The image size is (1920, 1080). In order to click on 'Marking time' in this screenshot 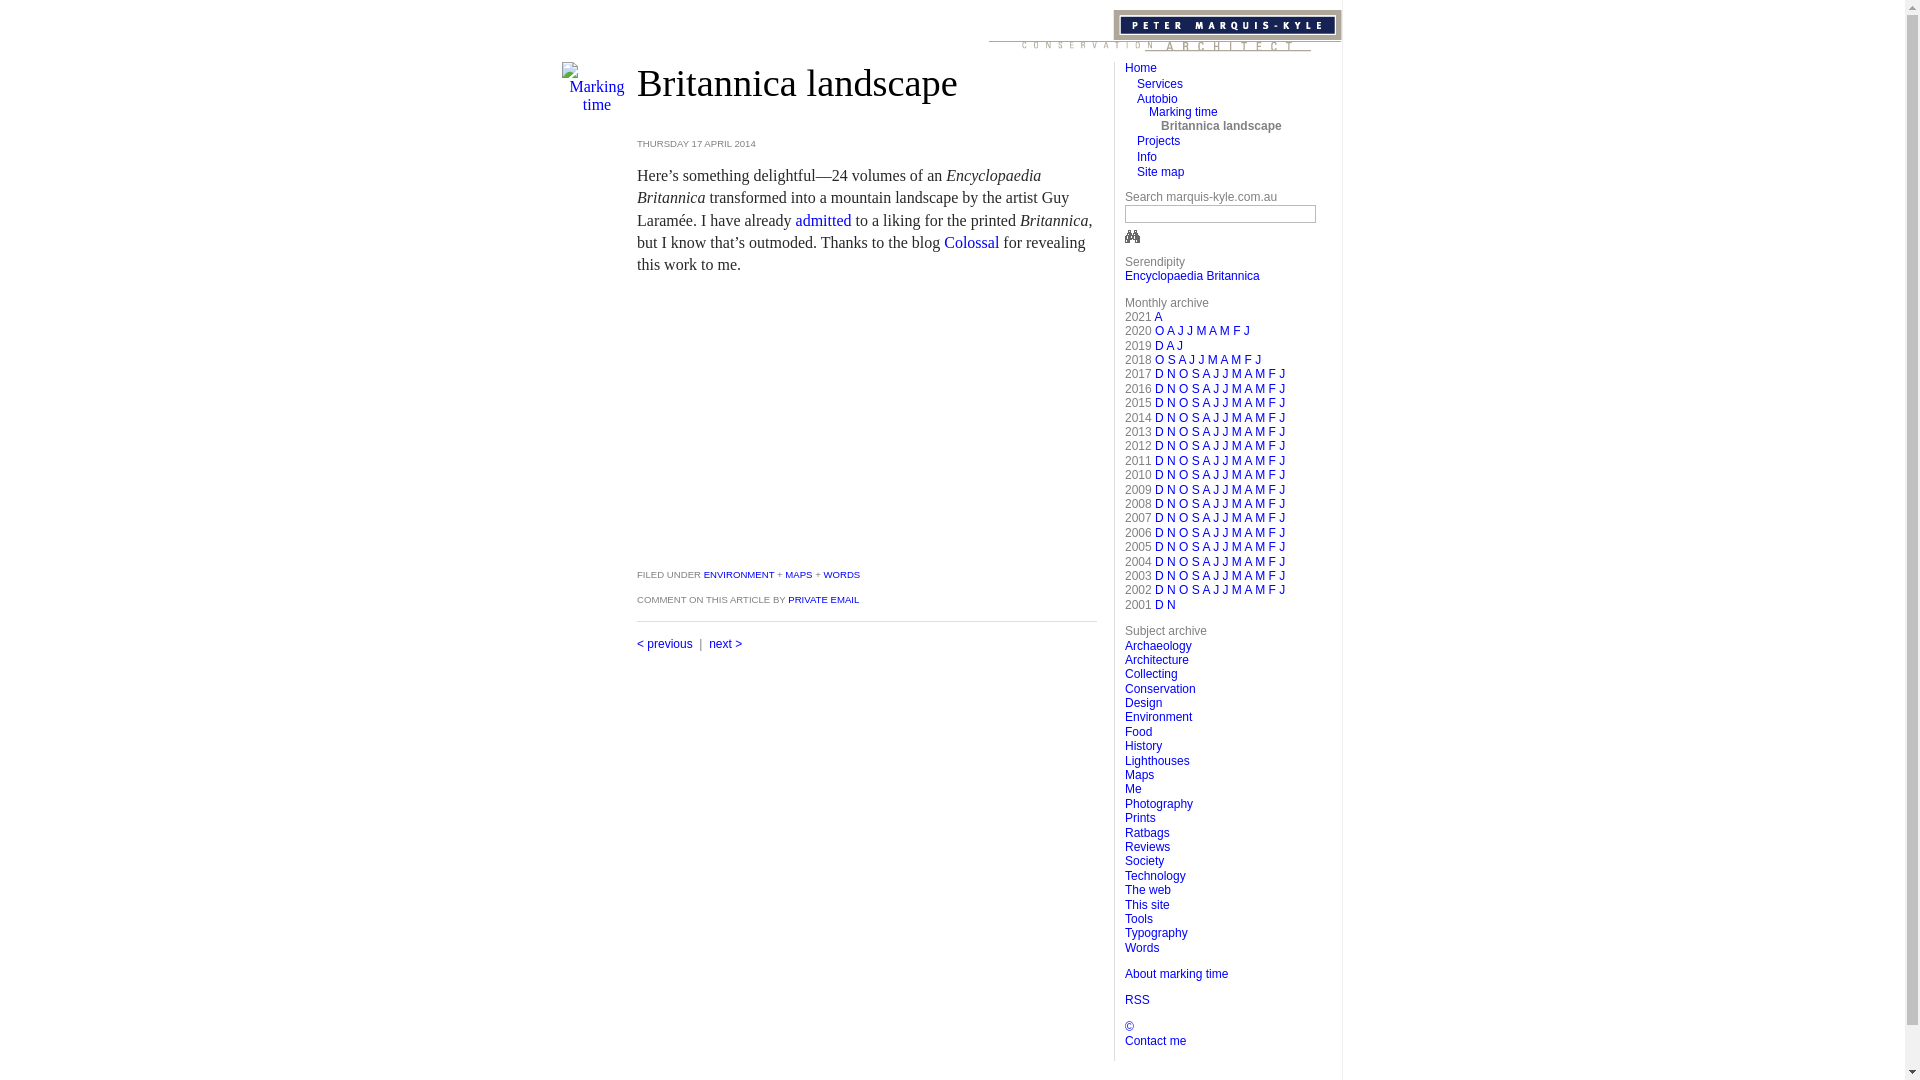, I will do `click(595, 104)`.